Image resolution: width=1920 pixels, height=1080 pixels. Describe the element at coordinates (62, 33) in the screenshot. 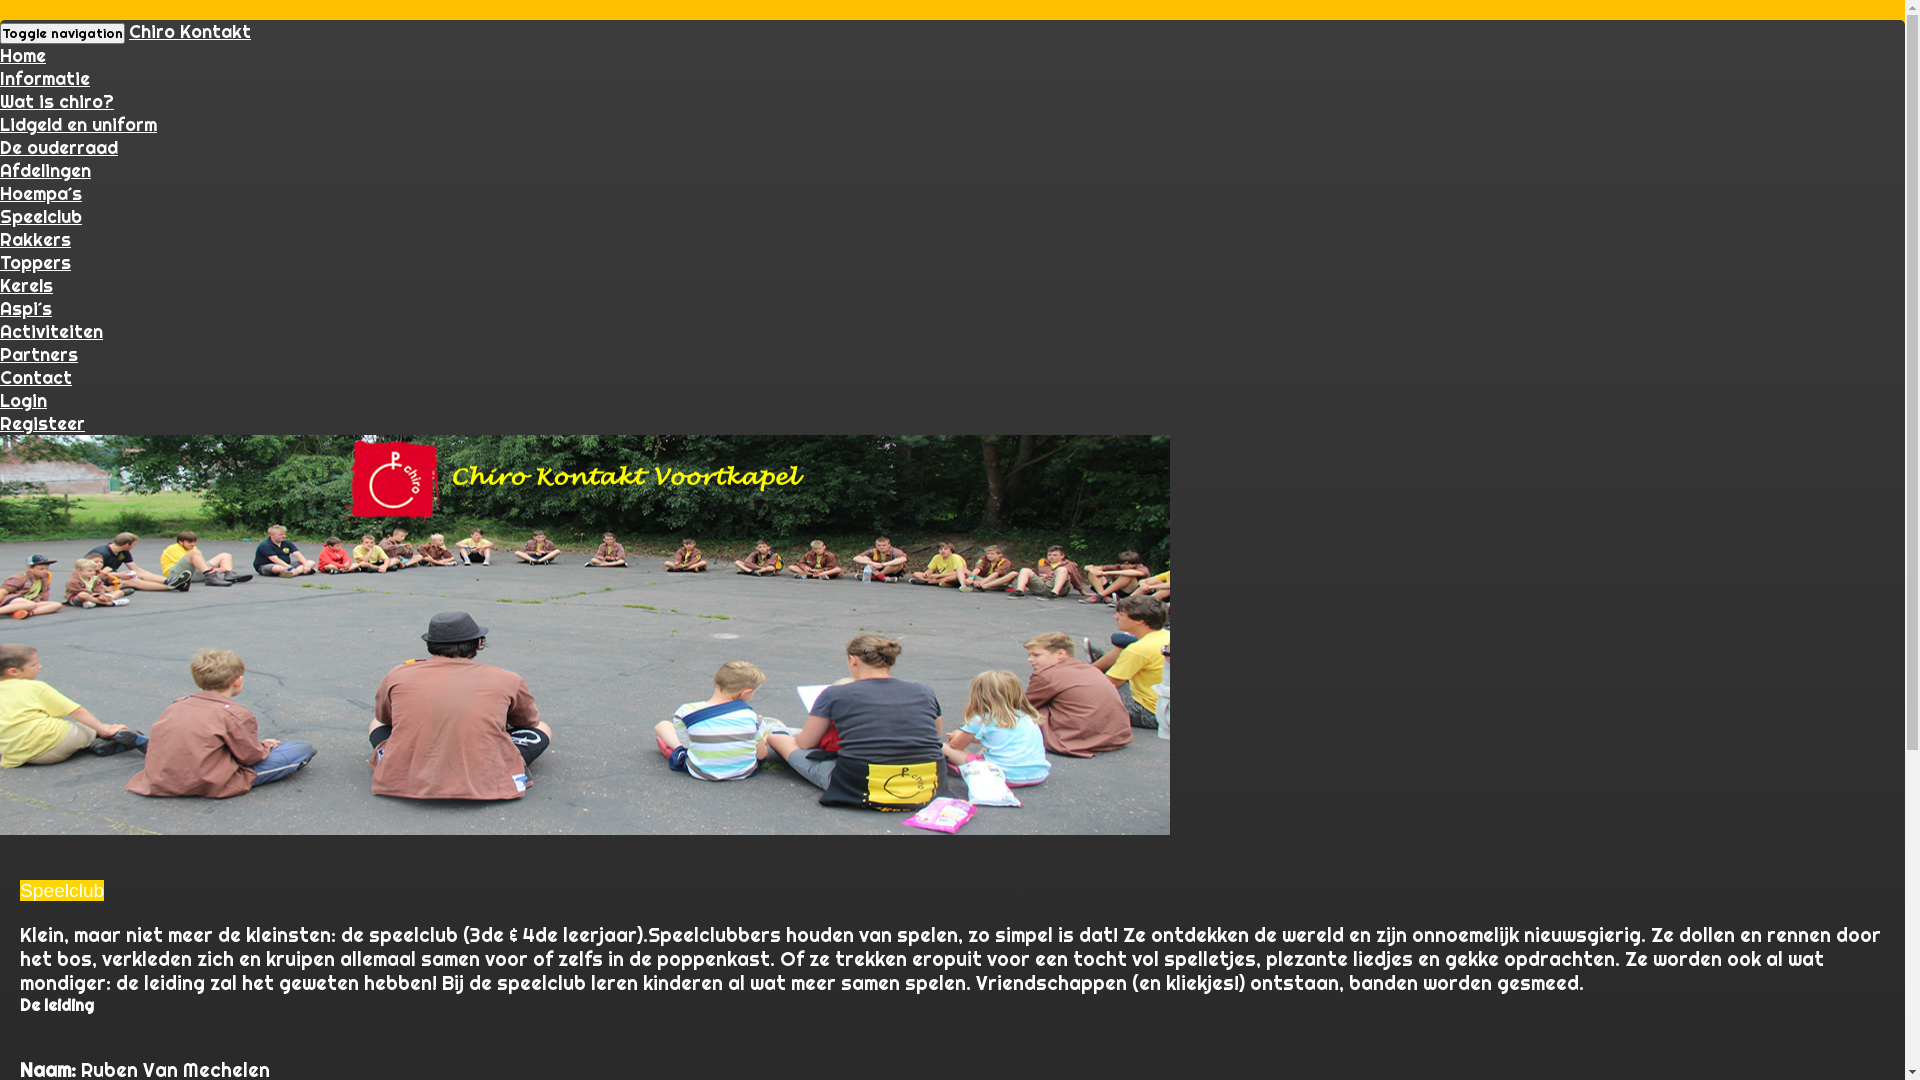

I see `'Toggle navigation'` at that location.